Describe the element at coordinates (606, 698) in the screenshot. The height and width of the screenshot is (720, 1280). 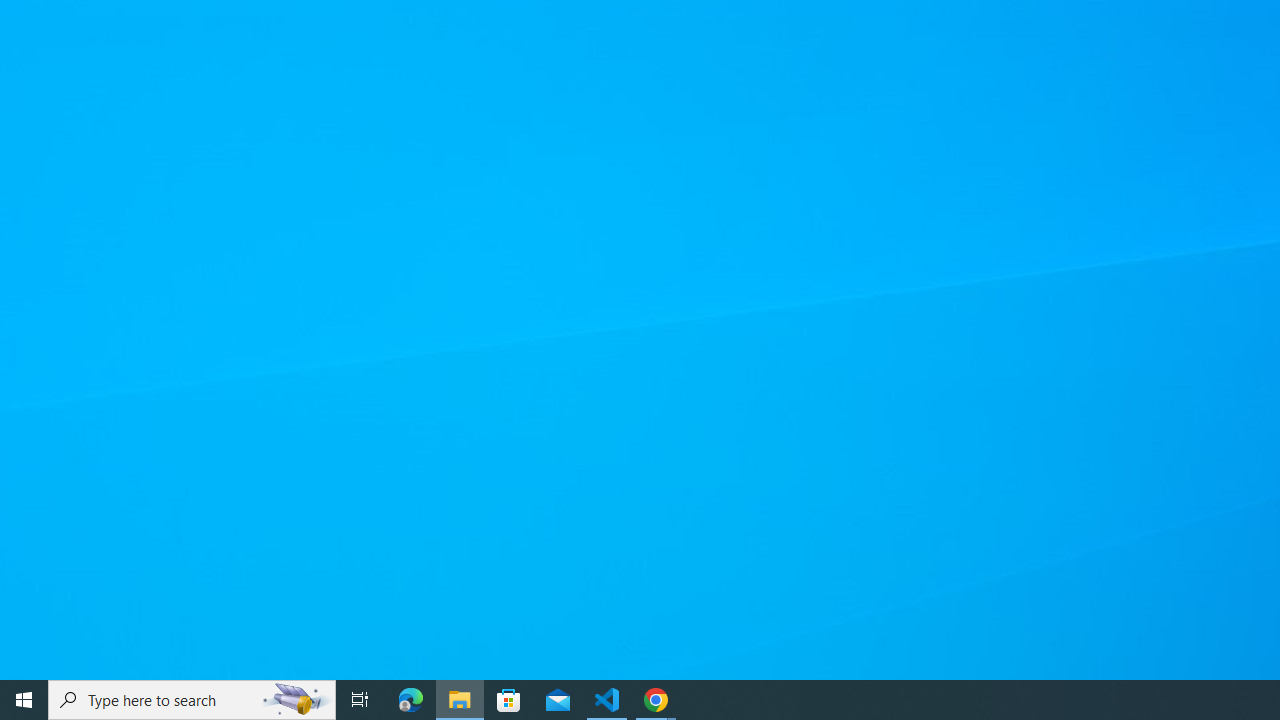
I see `'Visual Studio Code - 1 running window'` at that location.